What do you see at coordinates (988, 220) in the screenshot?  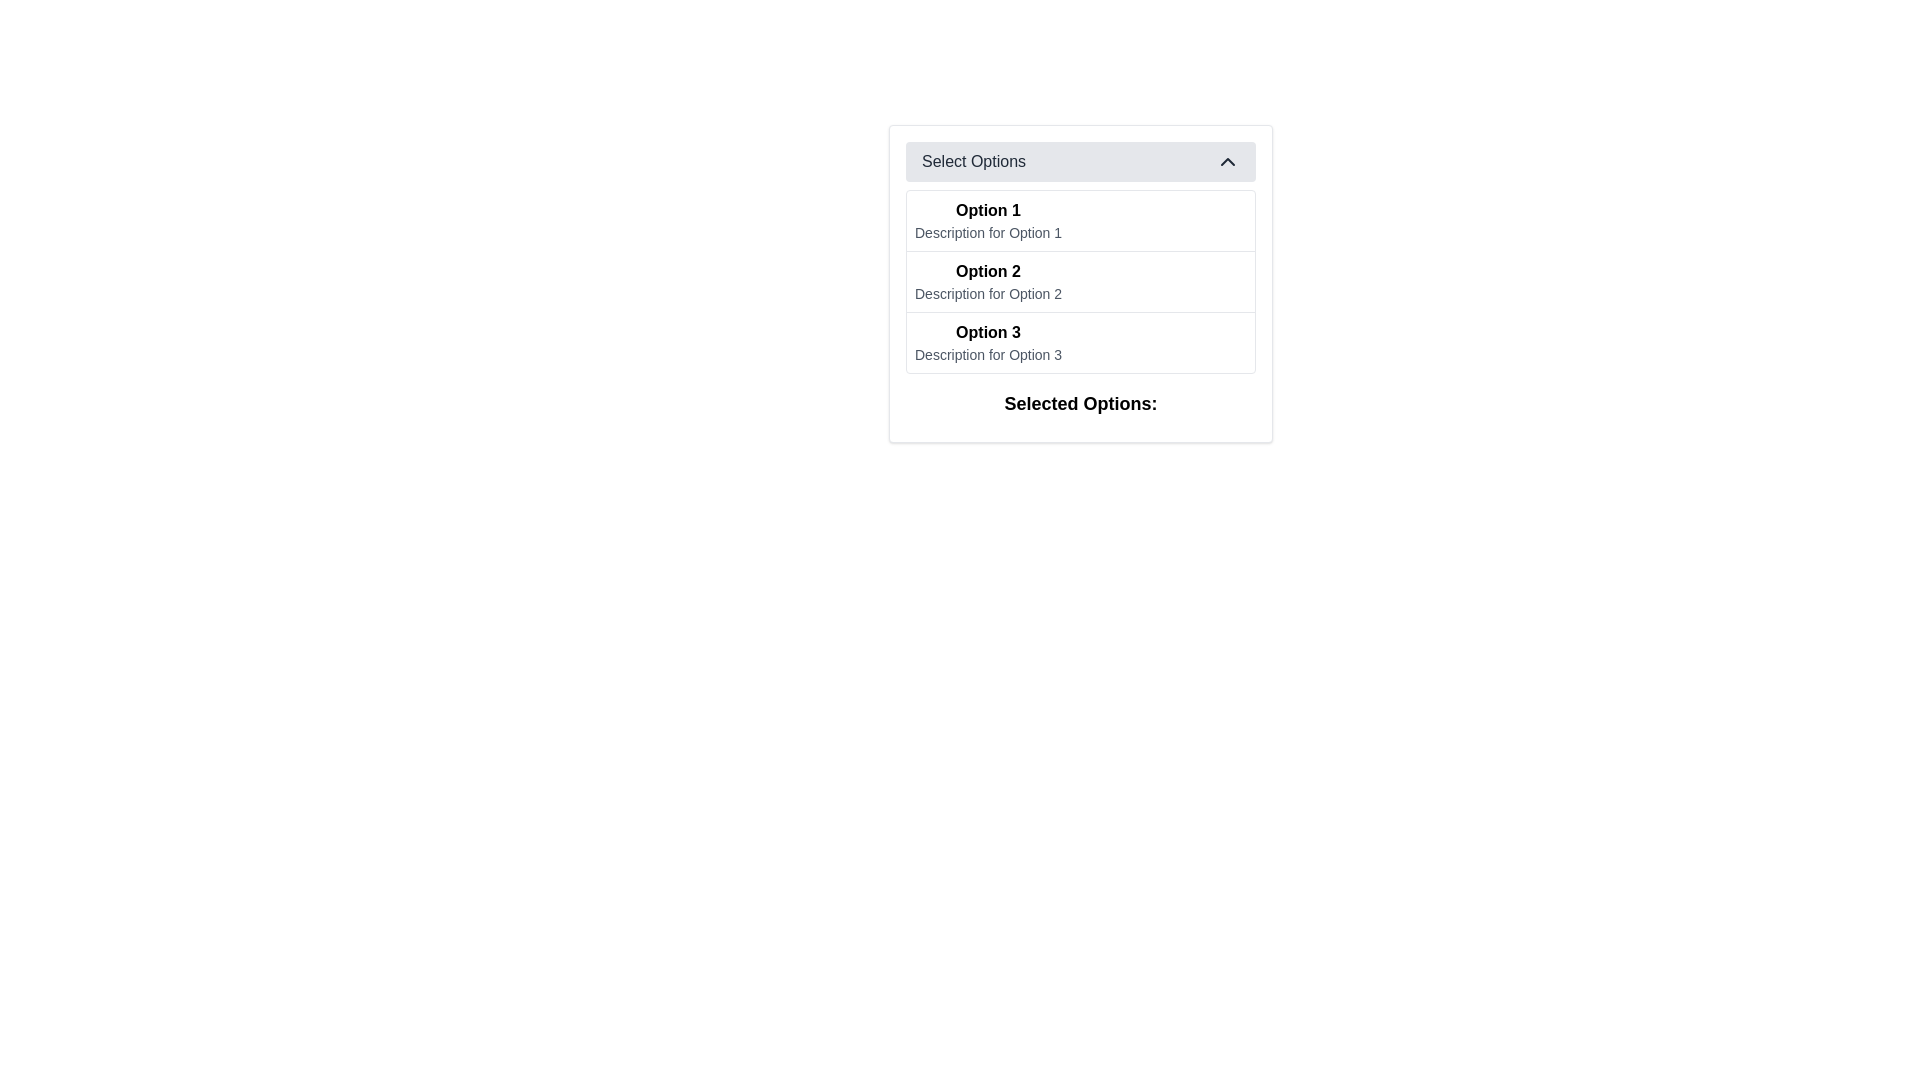 I see `on the first selectable option 'Option 1' in the dropdown menu titled 'Select Options'` at bounding box center [988, 220].